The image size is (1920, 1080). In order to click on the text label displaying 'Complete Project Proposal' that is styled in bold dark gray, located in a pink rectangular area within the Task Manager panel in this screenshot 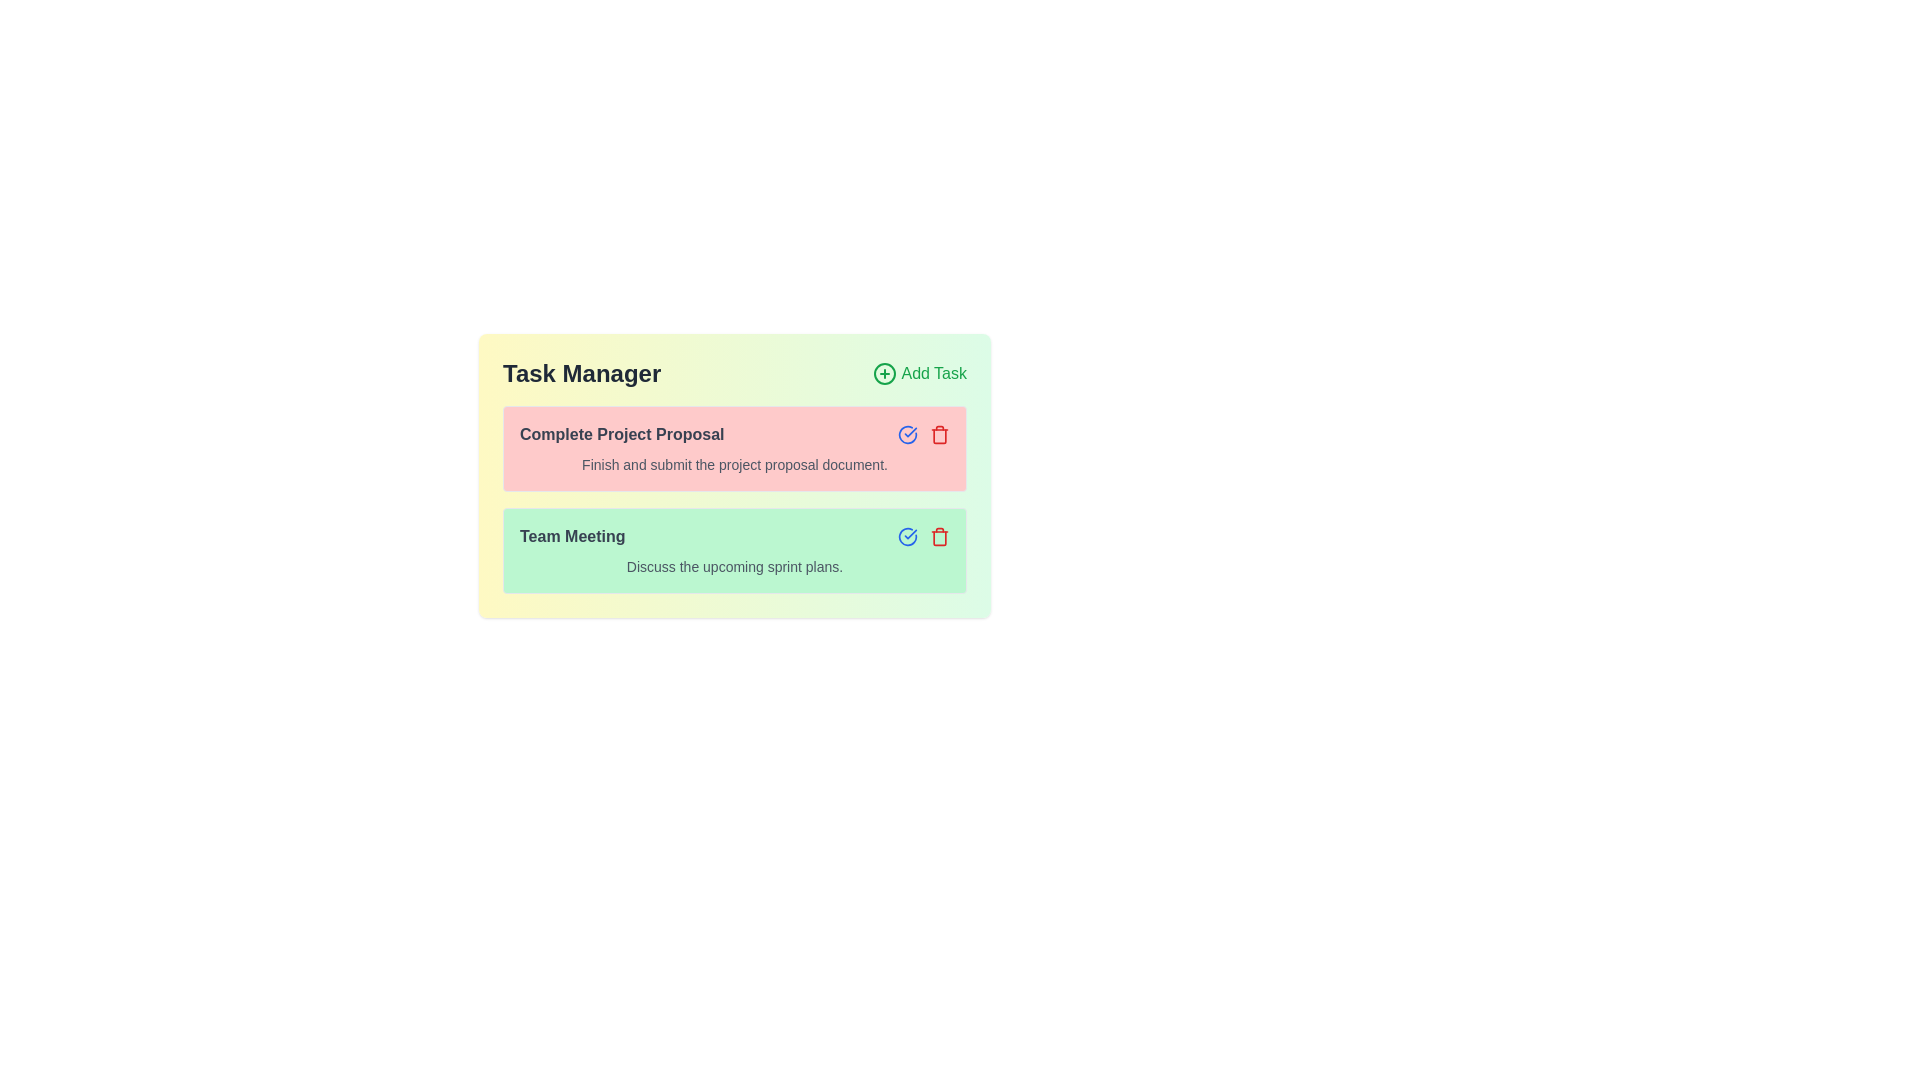, I will do `click(621, 434)`.